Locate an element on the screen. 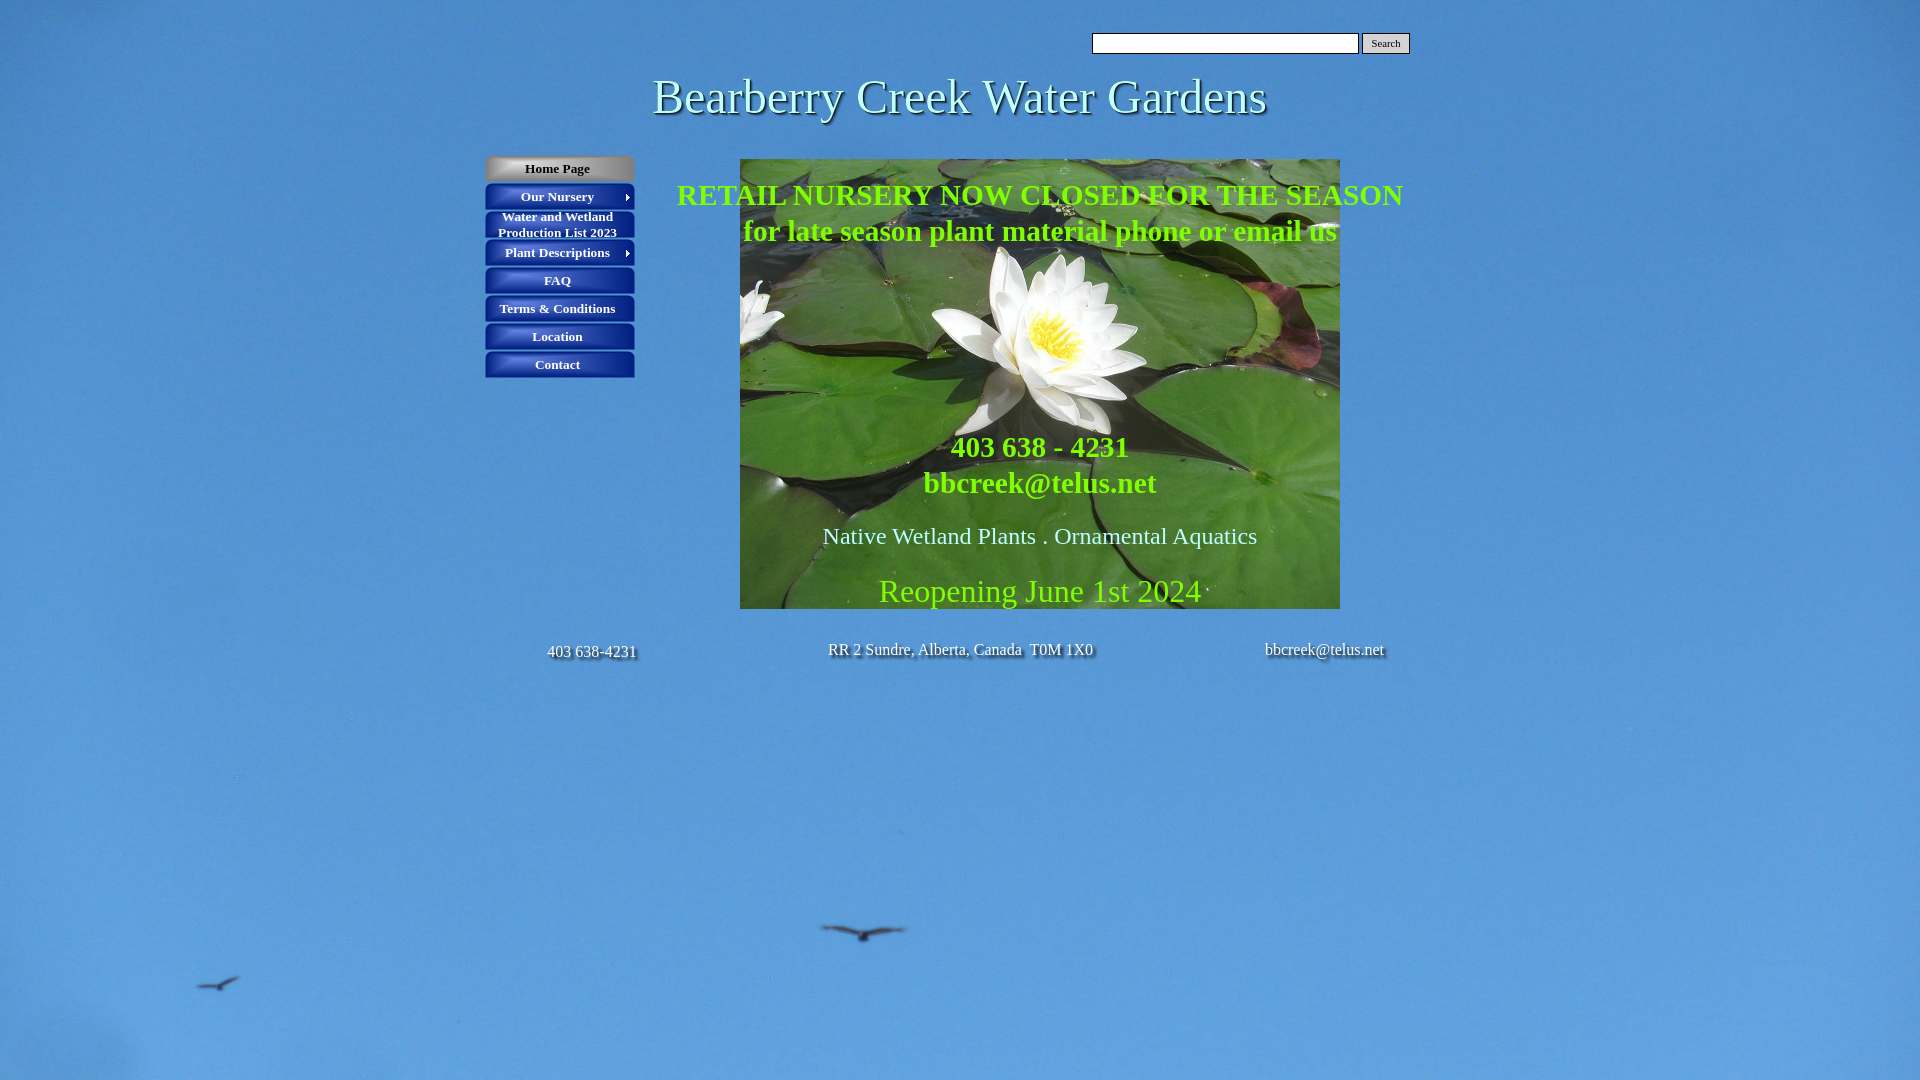 The height and width of the screenshot is (1080, 1920). 'Search' is located at coordinates (1361, 43).